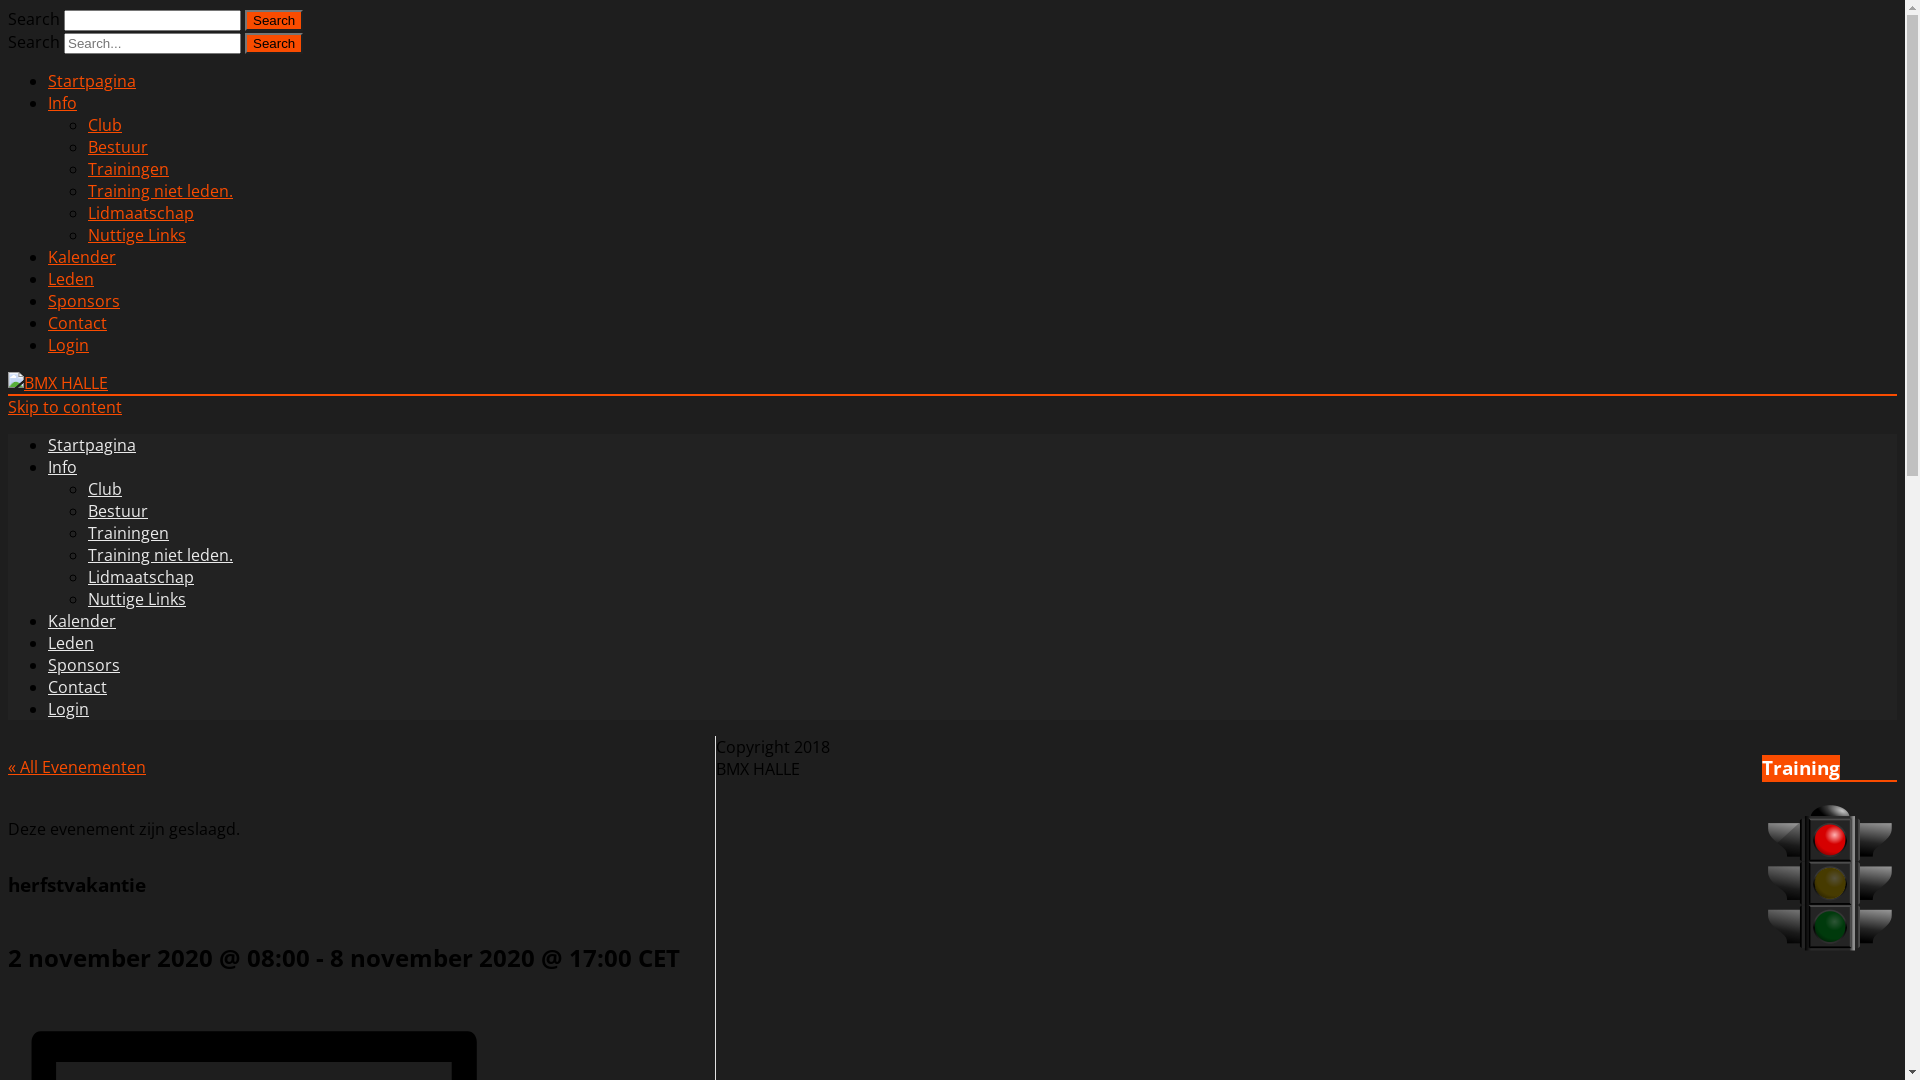 The height and width of the screenshot is (1080, 1920). What do you see at coordinates (136, 234) in the screenshot?
I see `'Nuttige Links'` at bounding box center [136, 234].